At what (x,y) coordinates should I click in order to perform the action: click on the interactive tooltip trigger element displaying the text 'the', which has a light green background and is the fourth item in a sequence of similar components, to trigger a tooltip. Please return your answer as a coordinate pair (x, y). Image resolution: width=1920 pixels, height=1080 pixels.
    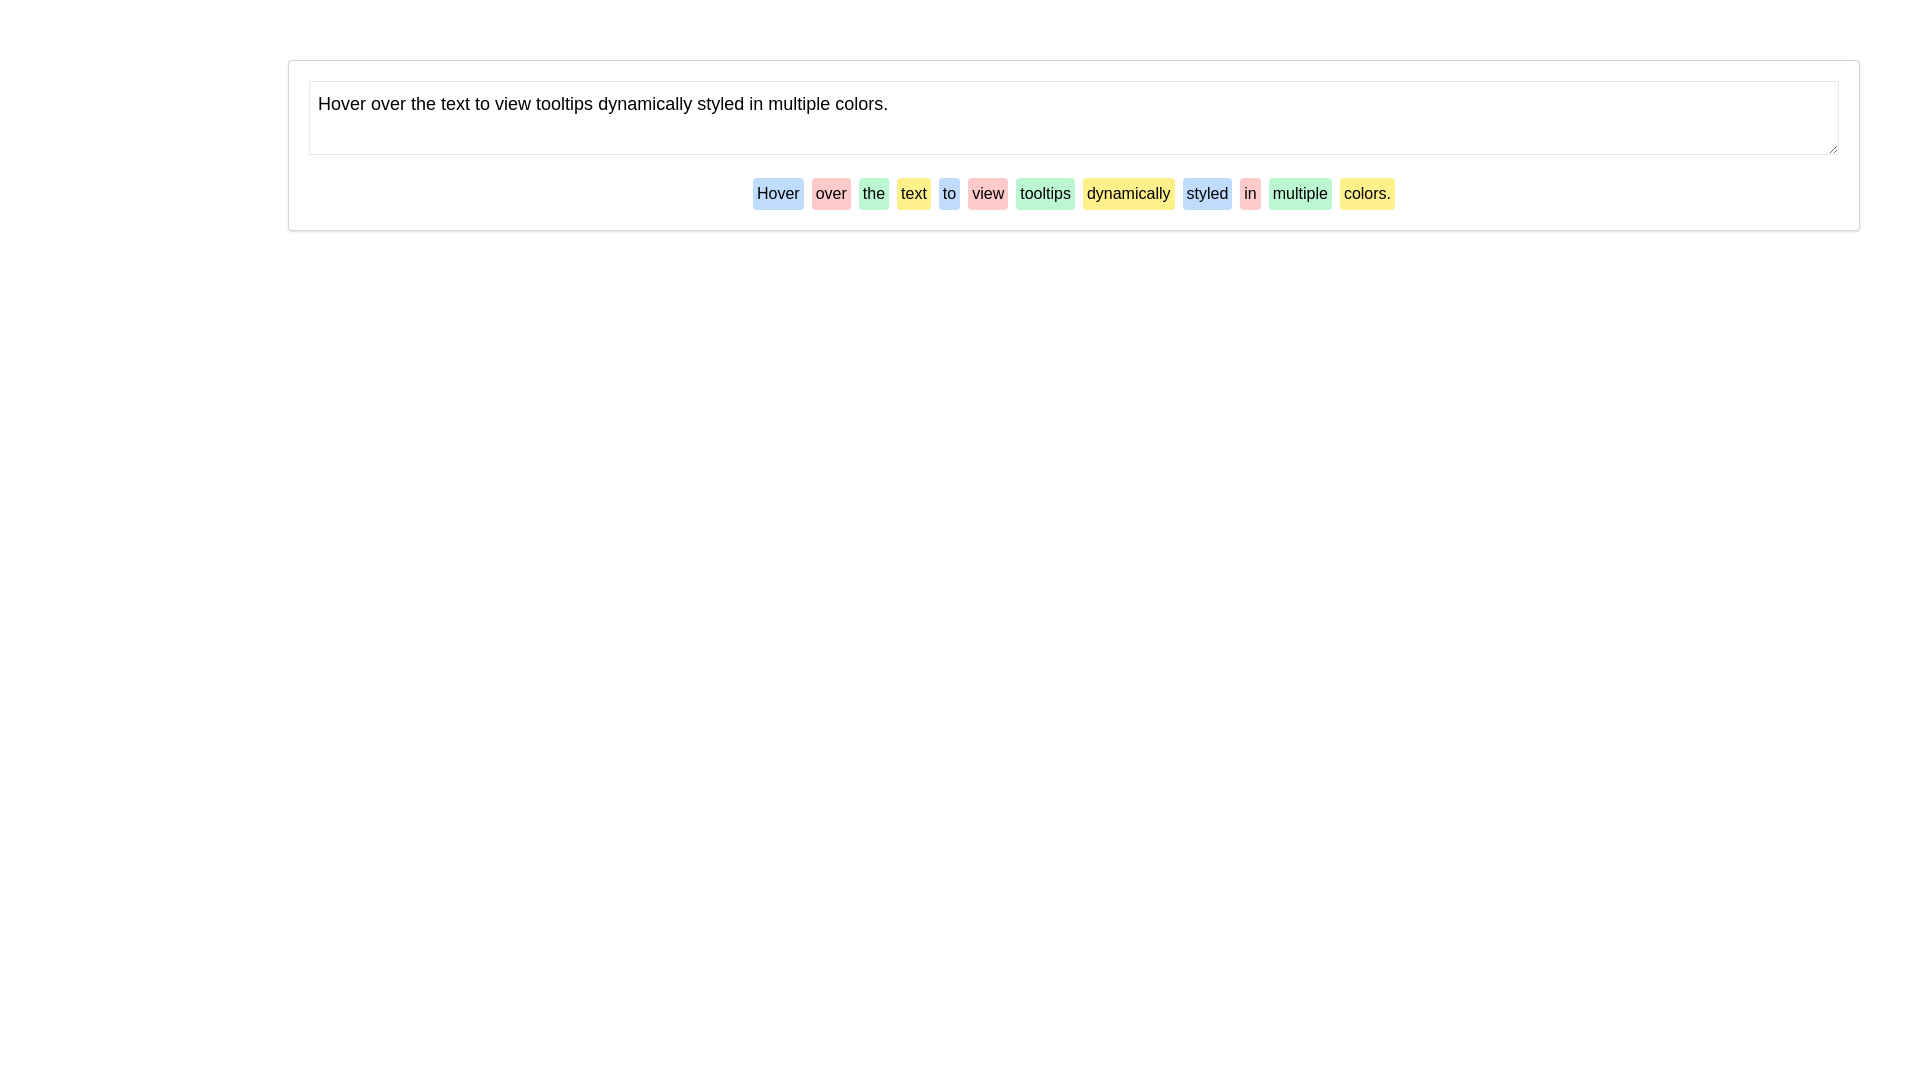
    Looking at the image, I should click on (873, 193).